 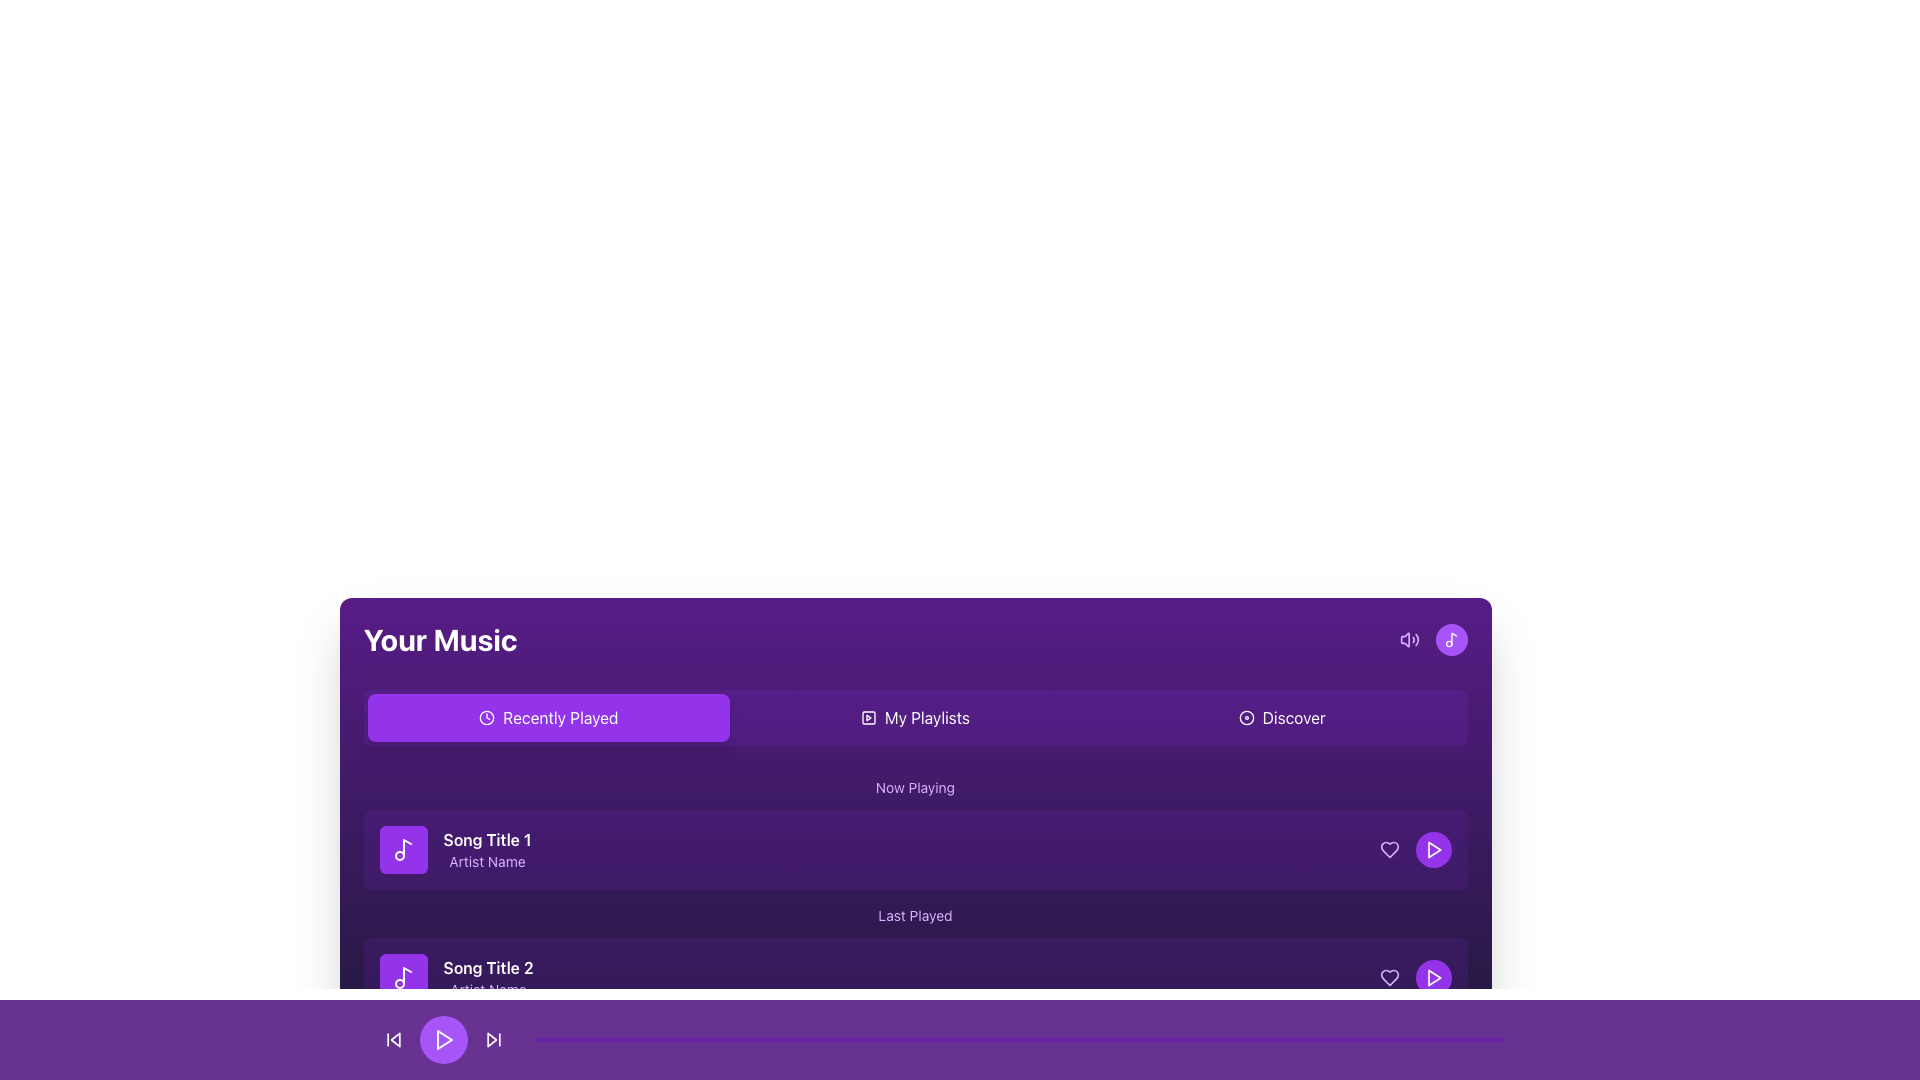 What do you see at coordinates (560, 716) in the screenshot?
I see `the 'Recently Played' text label, which is displayed in white on a purple rounded rectangle` at bounding box center [560, 716].